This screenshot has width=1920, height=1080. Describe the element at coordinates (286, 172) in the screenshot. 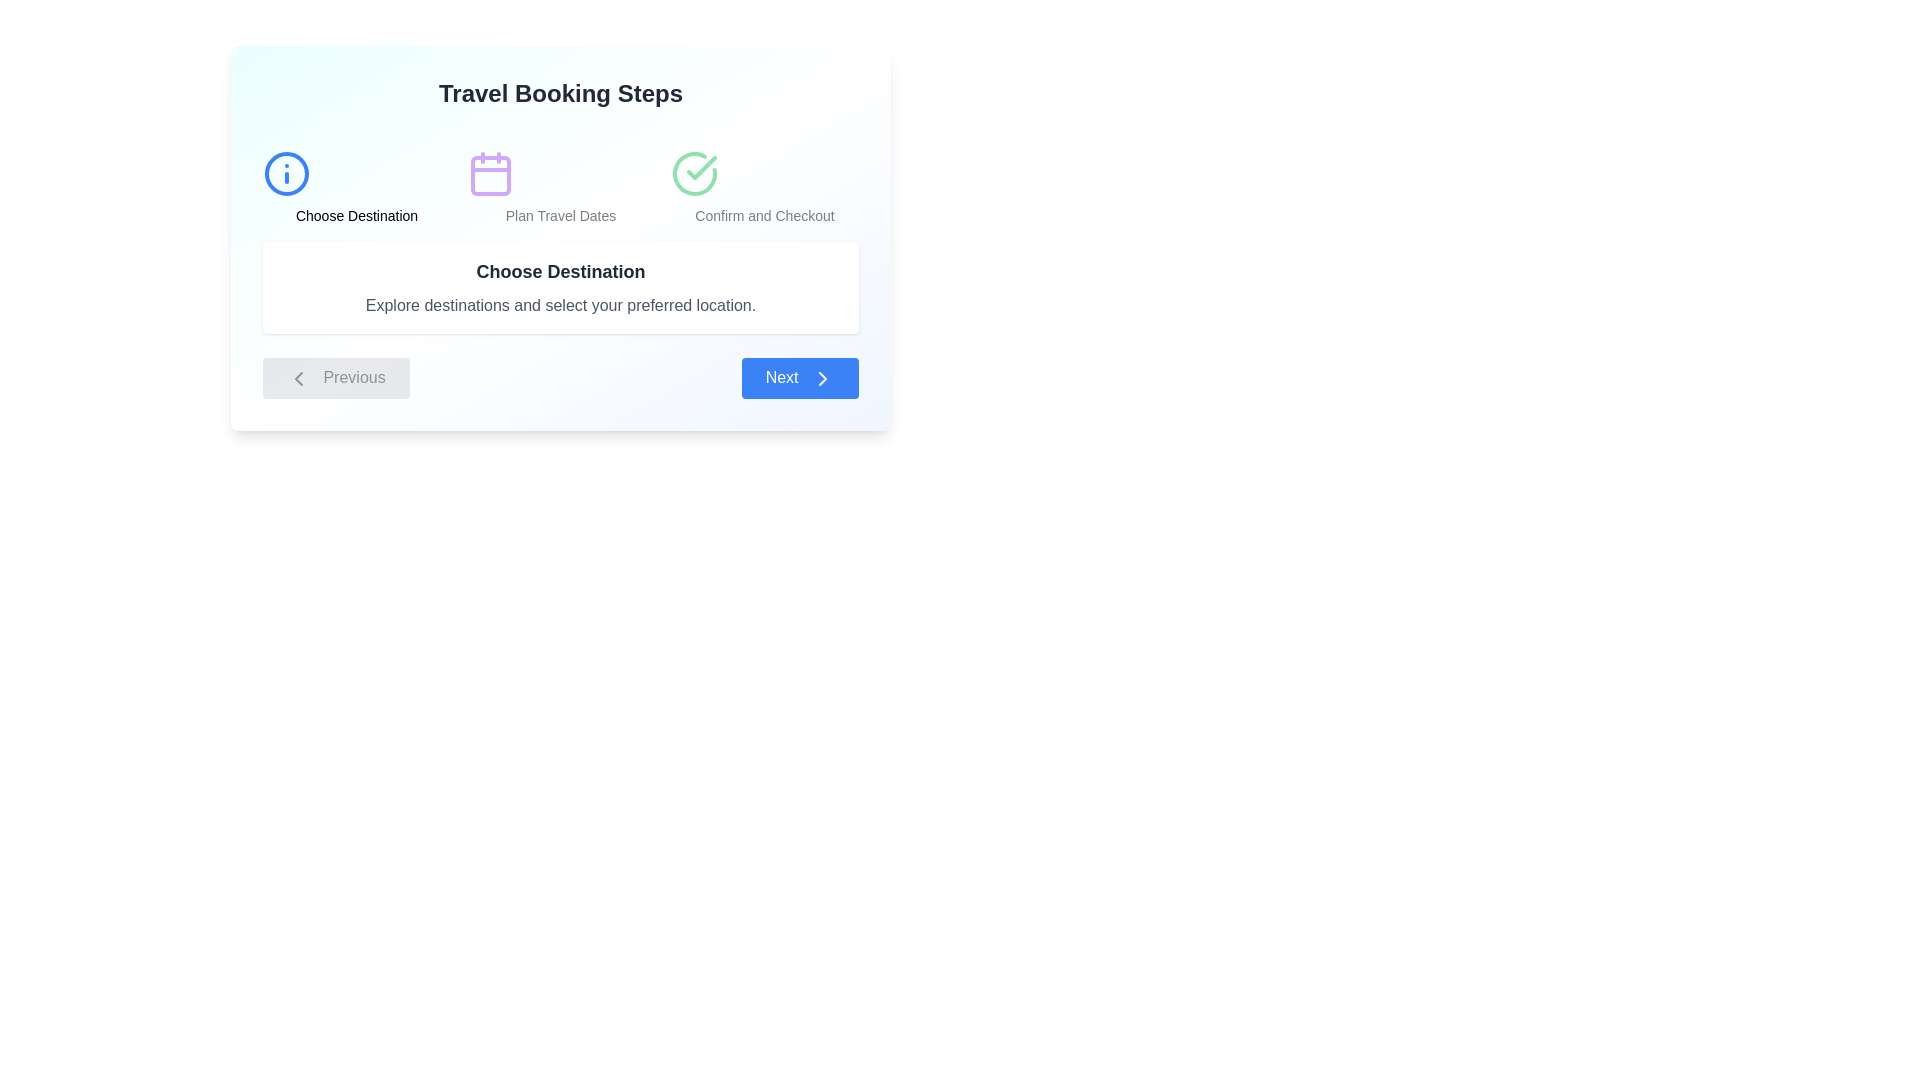

I see `the blue circular icon with a centered dot and vertical line, located above the 'Choose Destination' label in the upper-left section of the menu` at that location.